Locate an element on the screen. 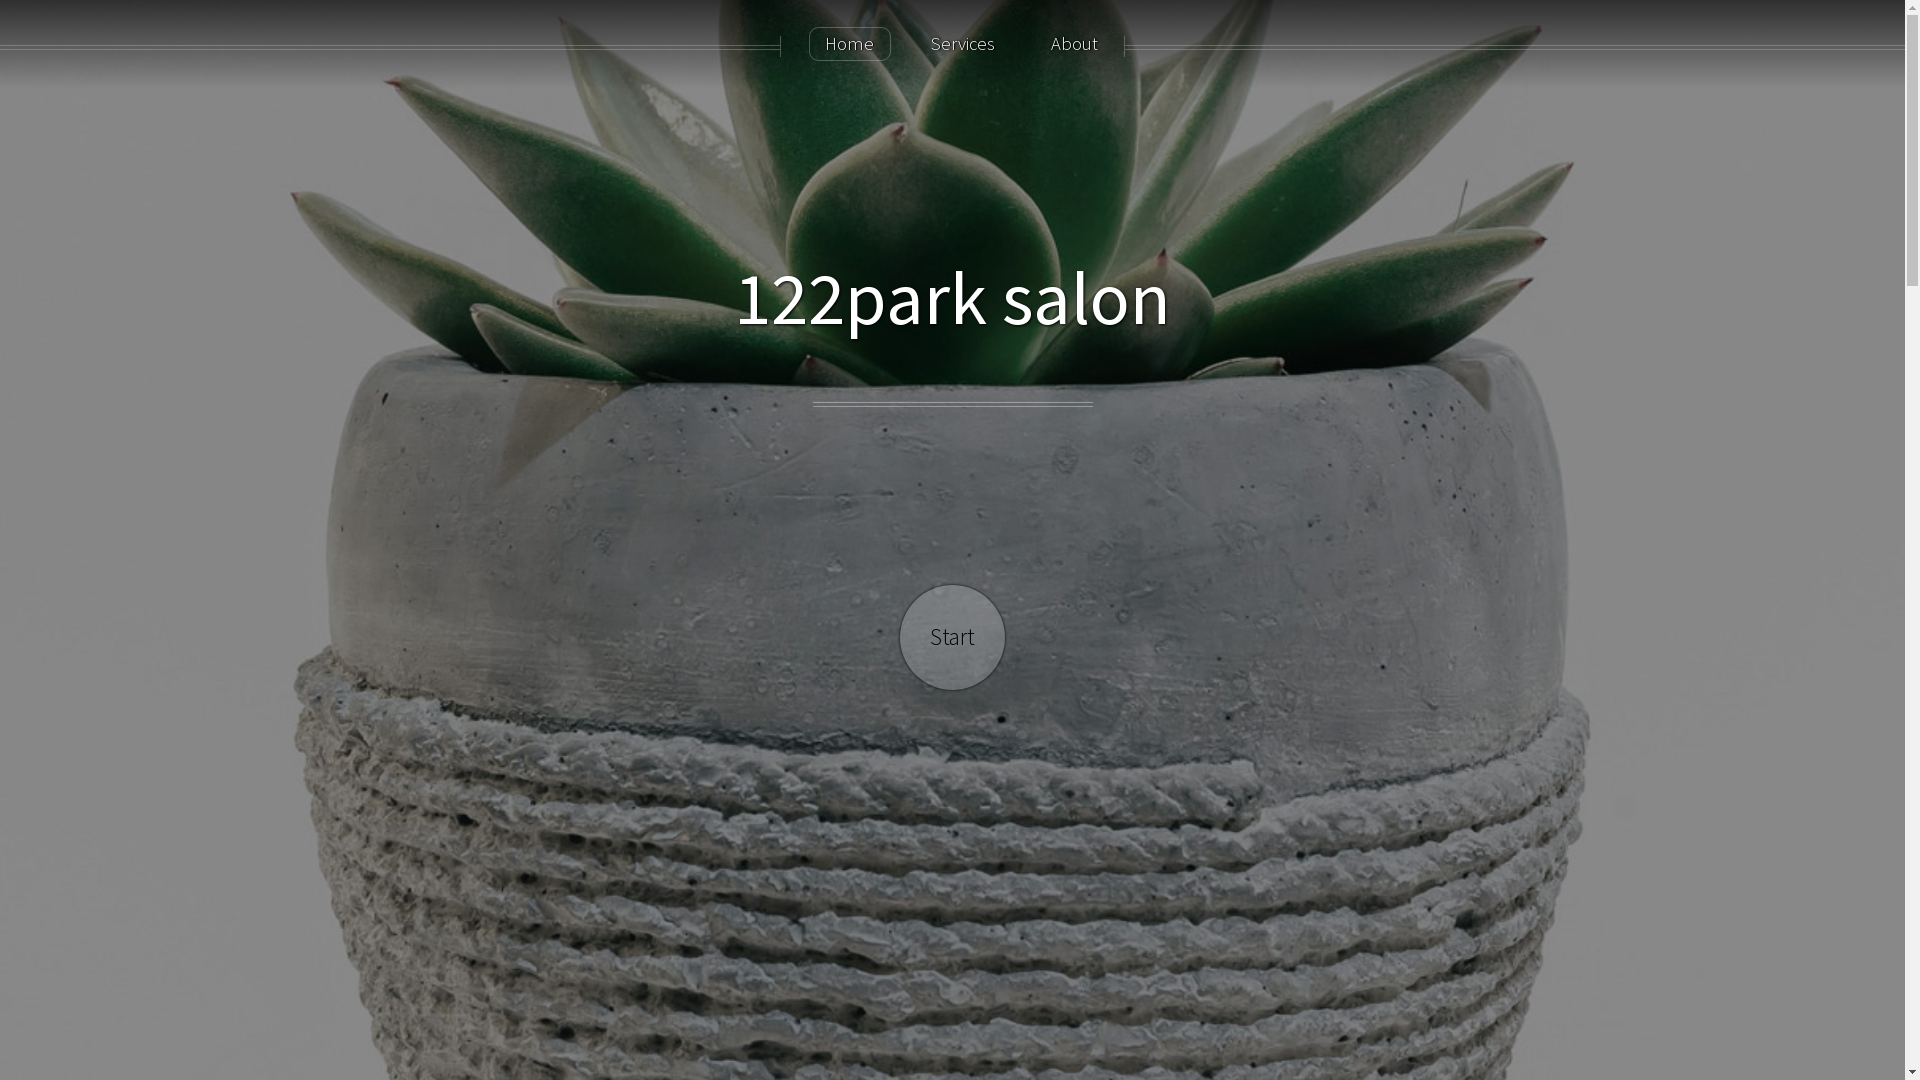  'Start' is located at coordinates (899, 637).